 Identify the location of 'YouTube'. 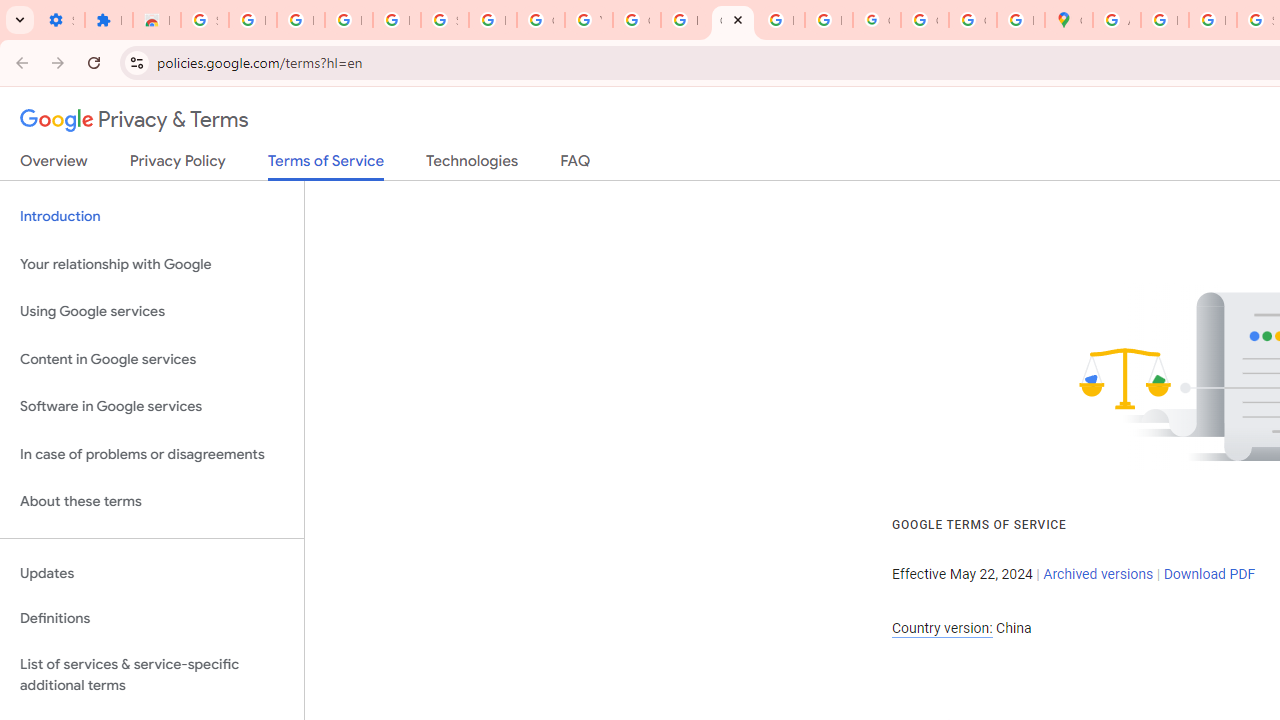
(587, 20).